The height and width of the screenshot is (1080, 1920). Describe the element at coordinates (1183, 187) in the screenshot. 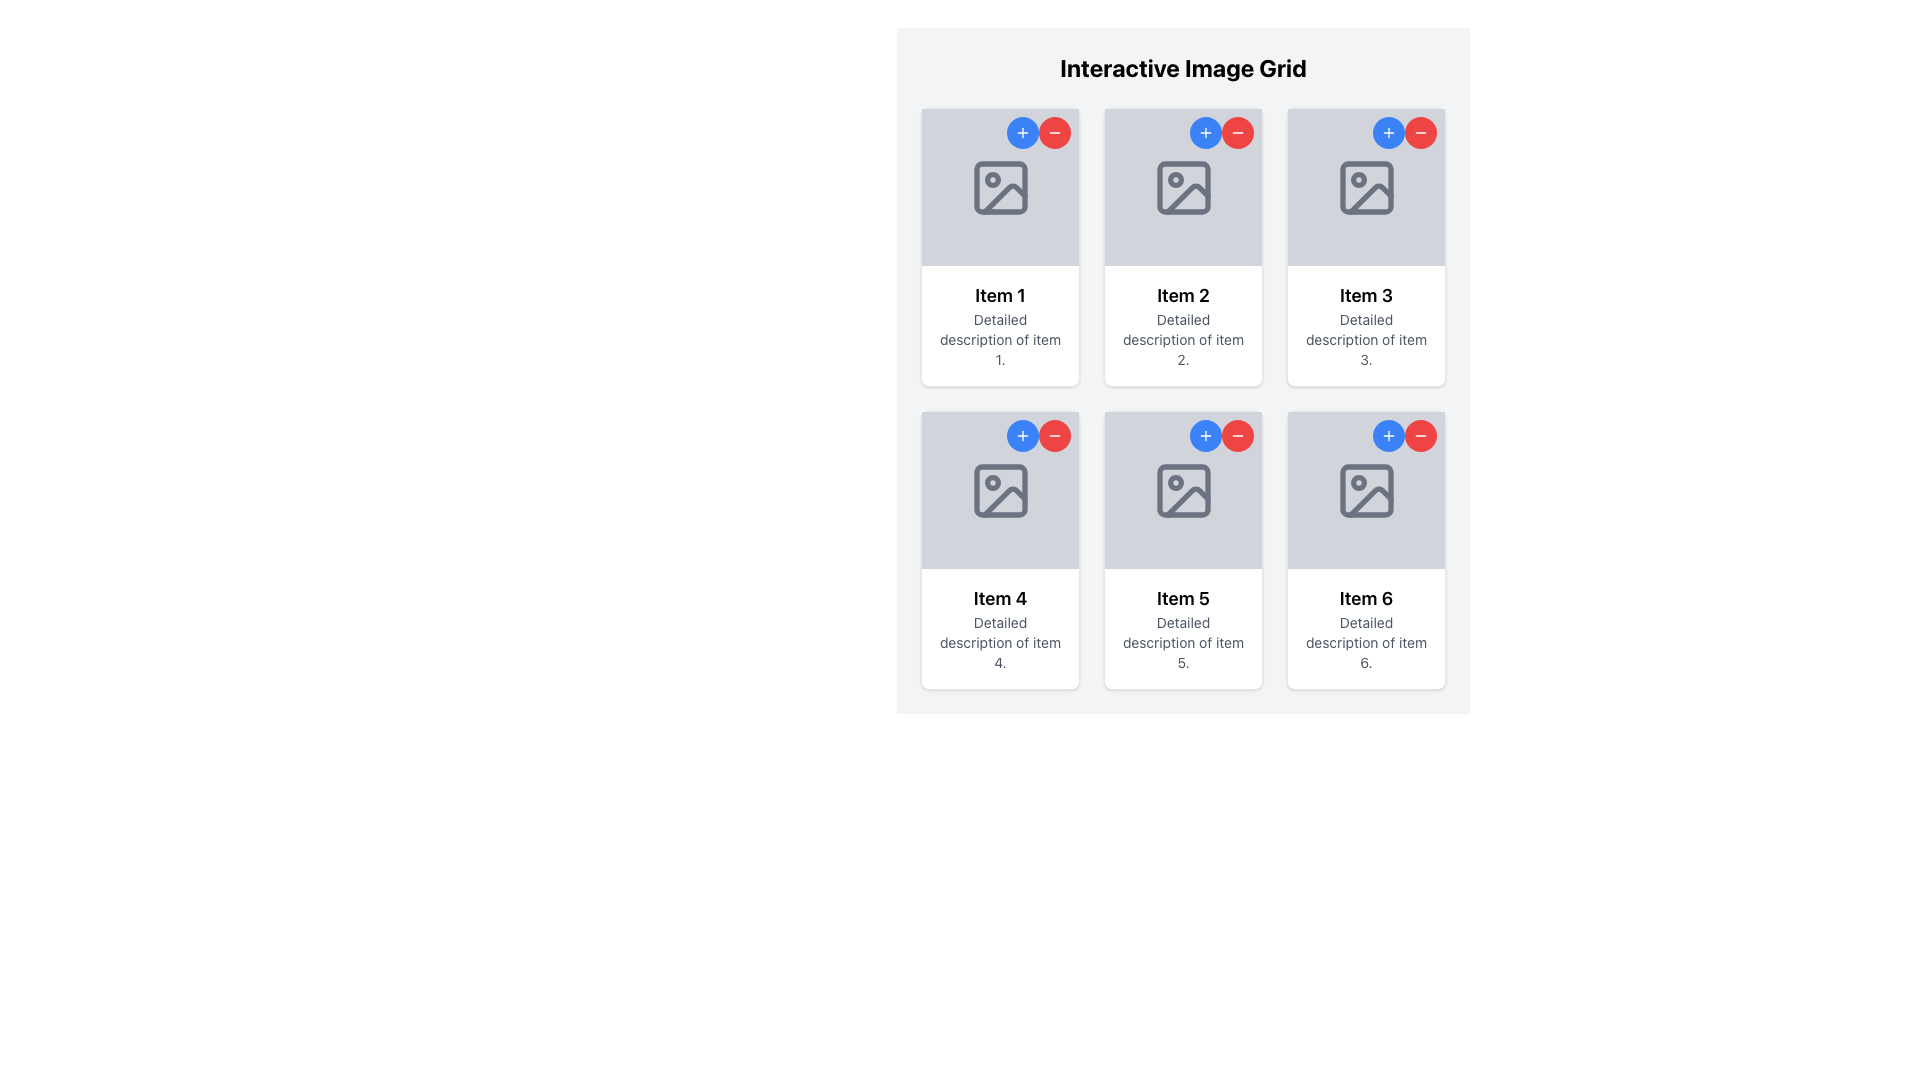

I see `the image placeholder icon located in the second item of the top row of the grid` at that location.